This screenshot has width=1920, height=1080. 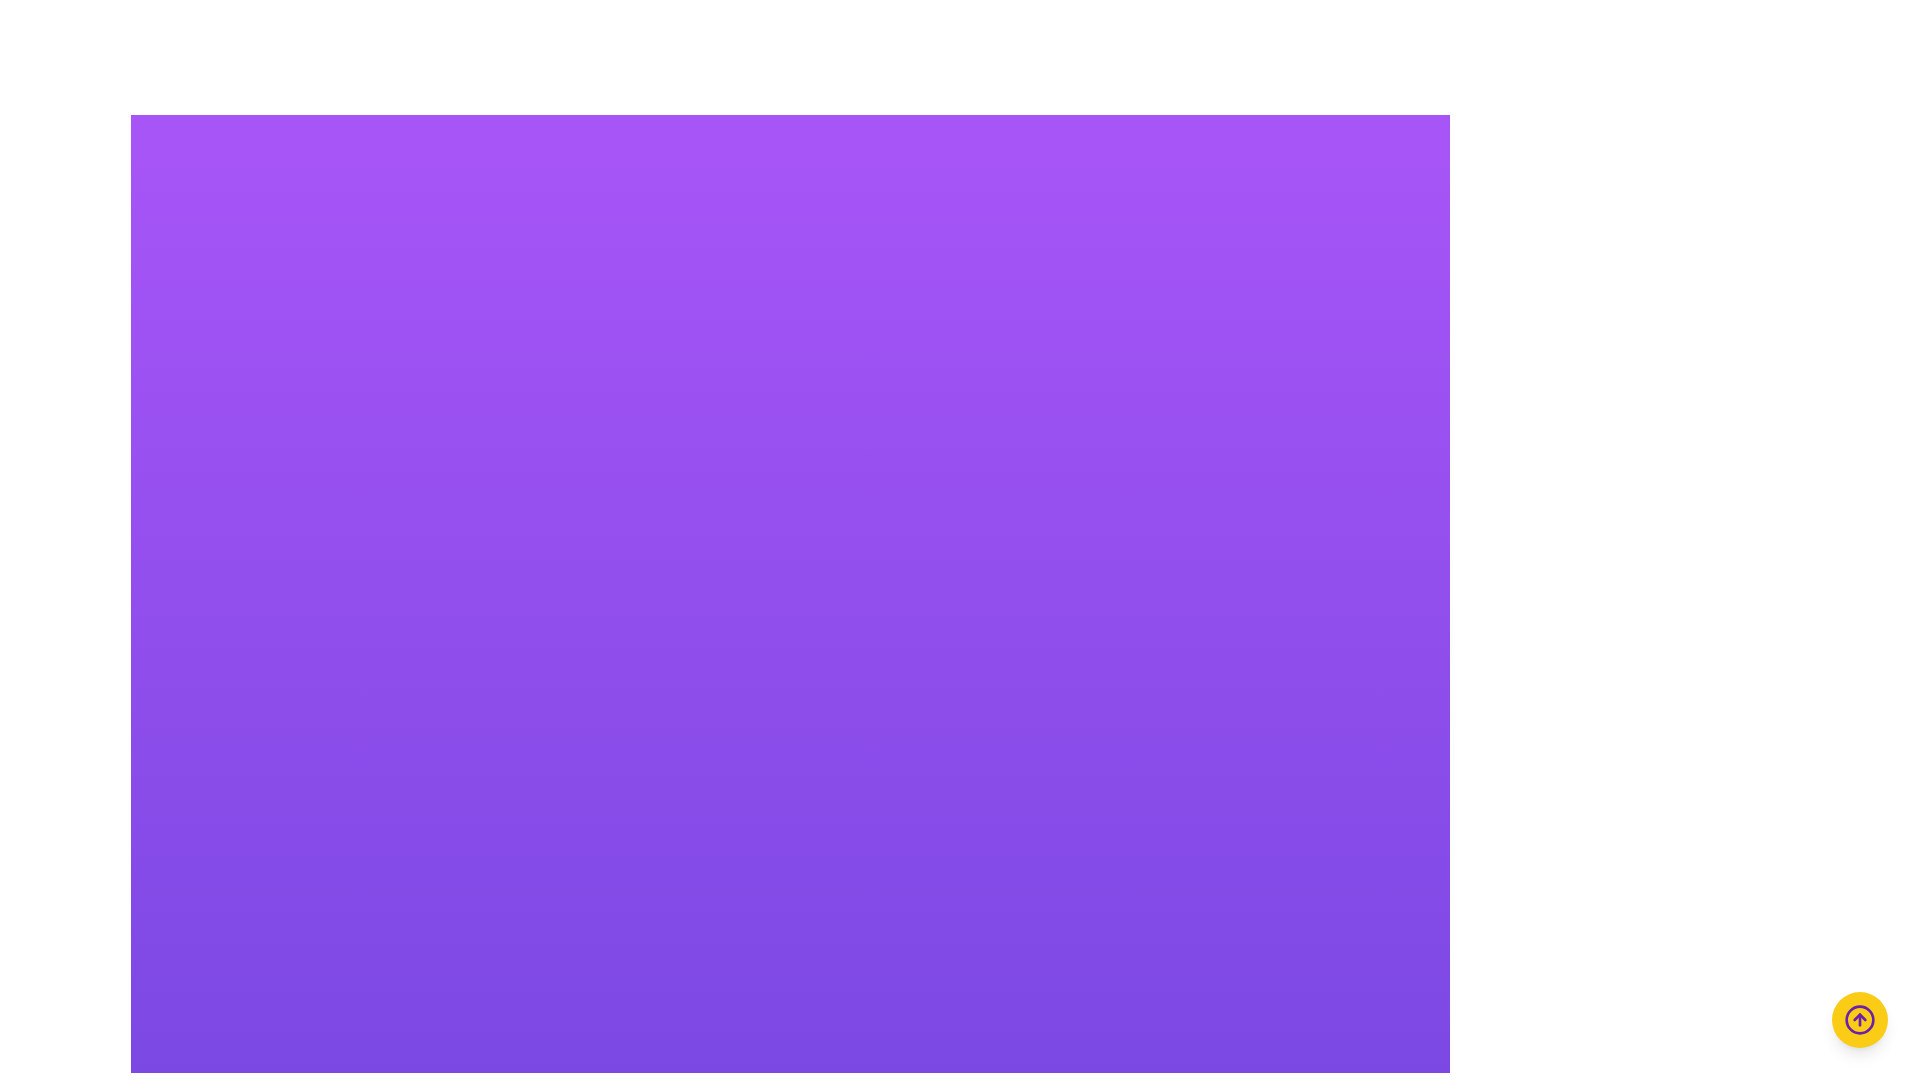 What do you see at coordinates (1859, 1019) in the screenshot?
I see `the 'Back to Top' SVG Icon located at the center of the circular button in the bottom-right corner of the interface` at bounding box center [1859, 1019].